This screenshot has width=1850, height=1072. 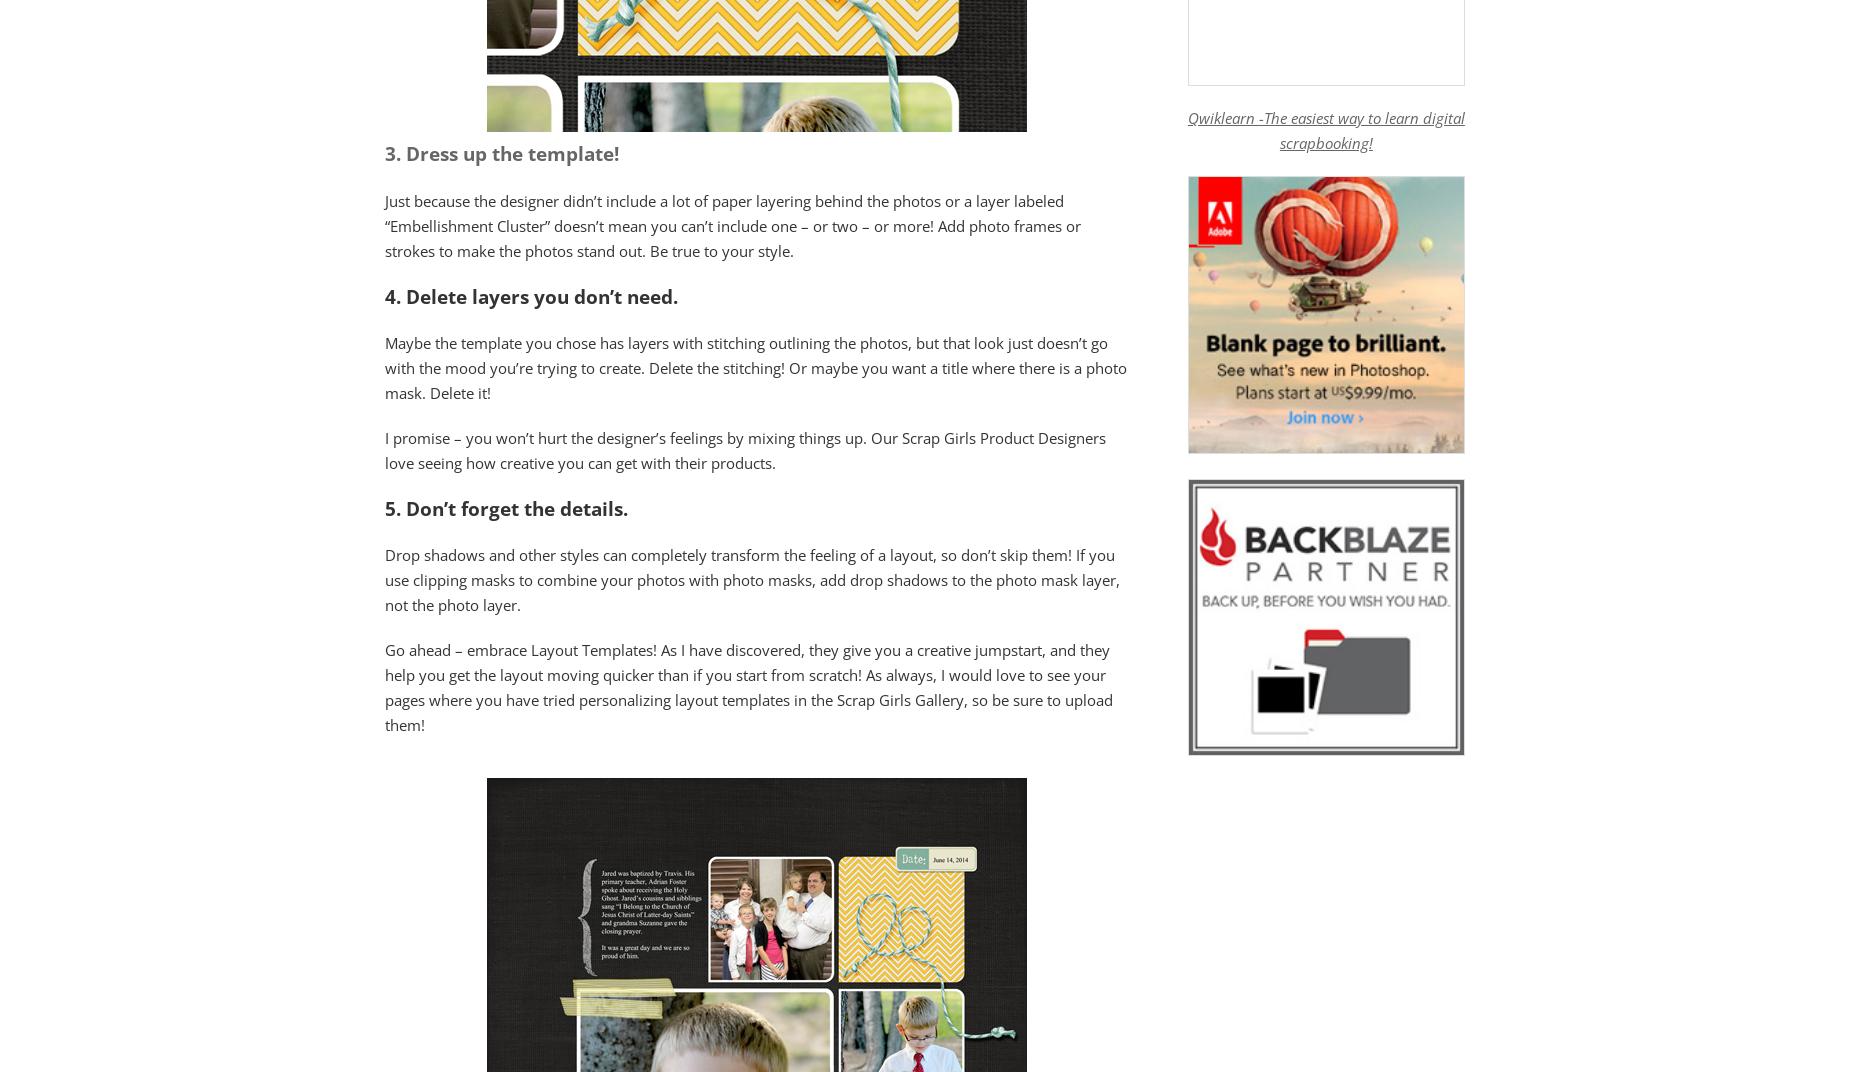 What do you see at coordinates (508, 507) in the screenshot?
I see `'5. Don’t forget the details.'` at bounding box center [508, 507].